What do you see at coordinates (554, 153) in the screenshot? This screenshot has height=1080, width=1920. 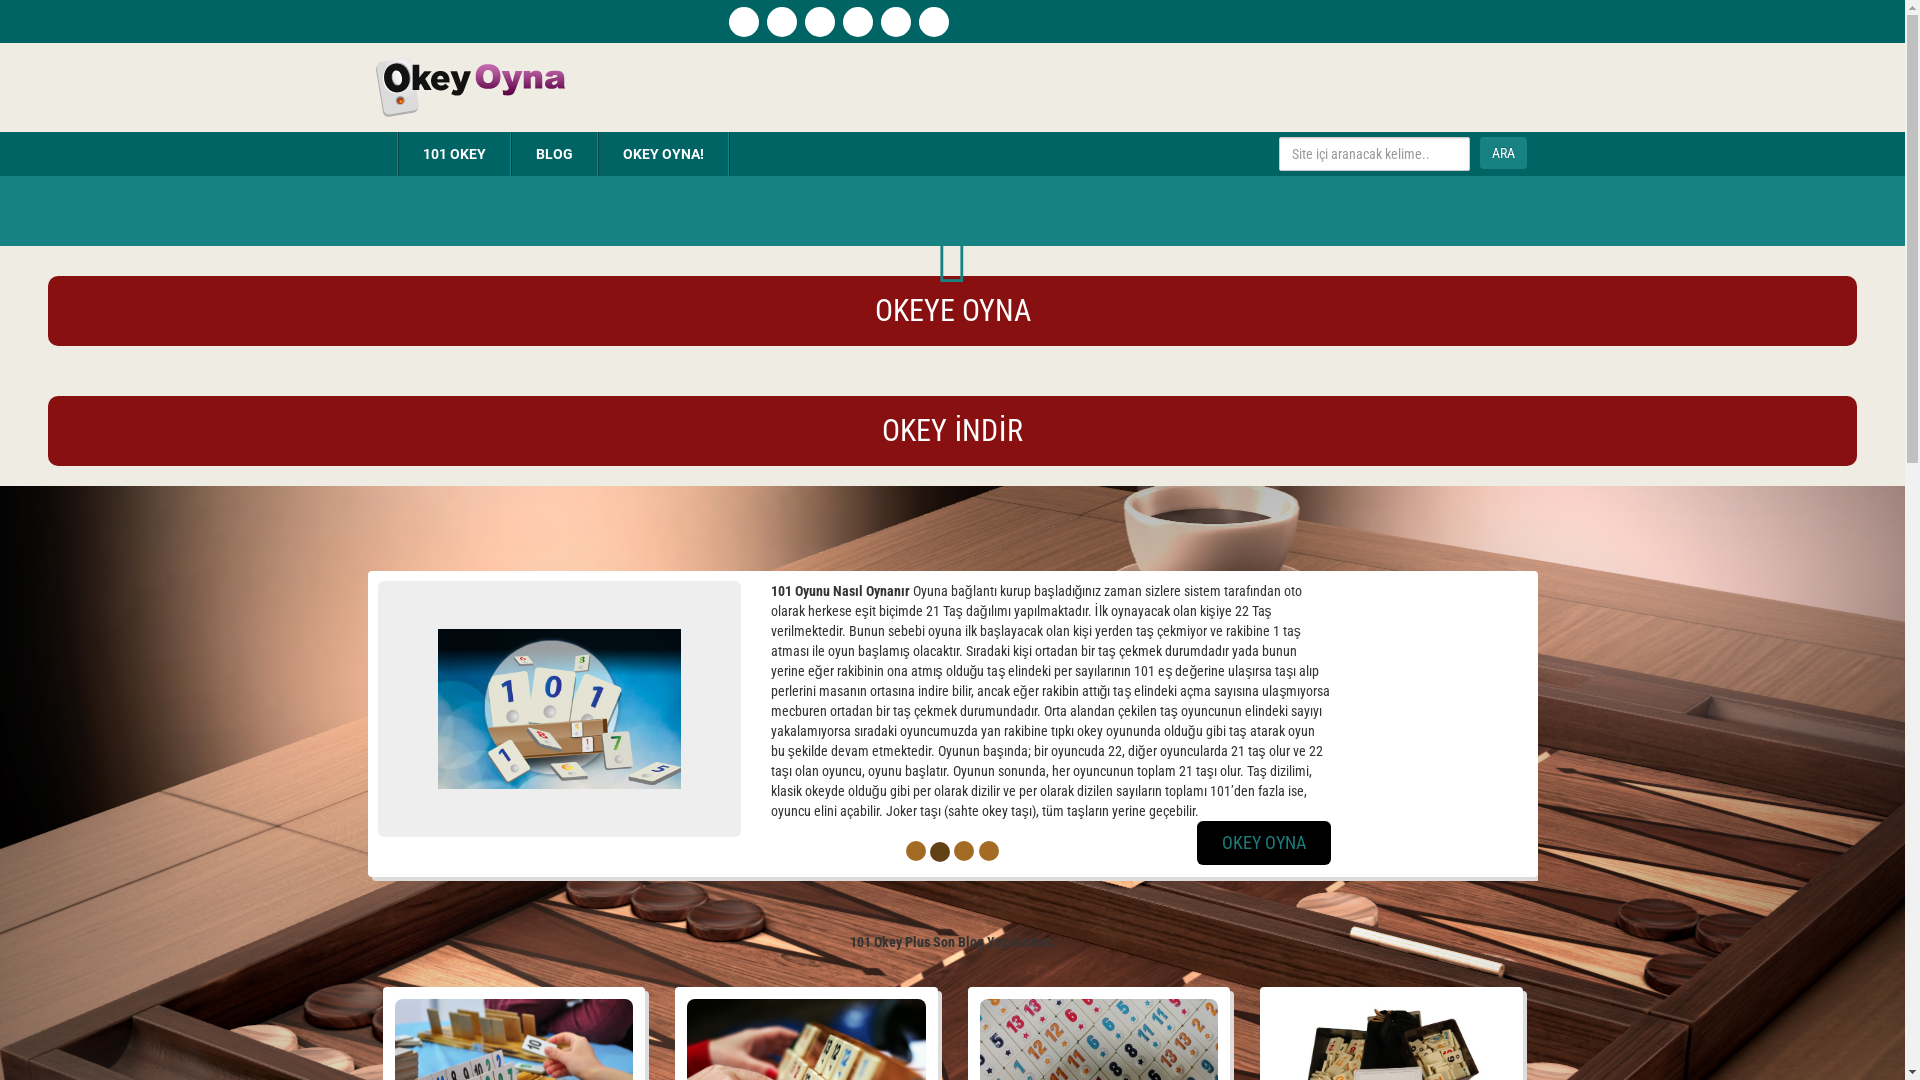 I see `'BLOG'` at bounding box center [554, 153].